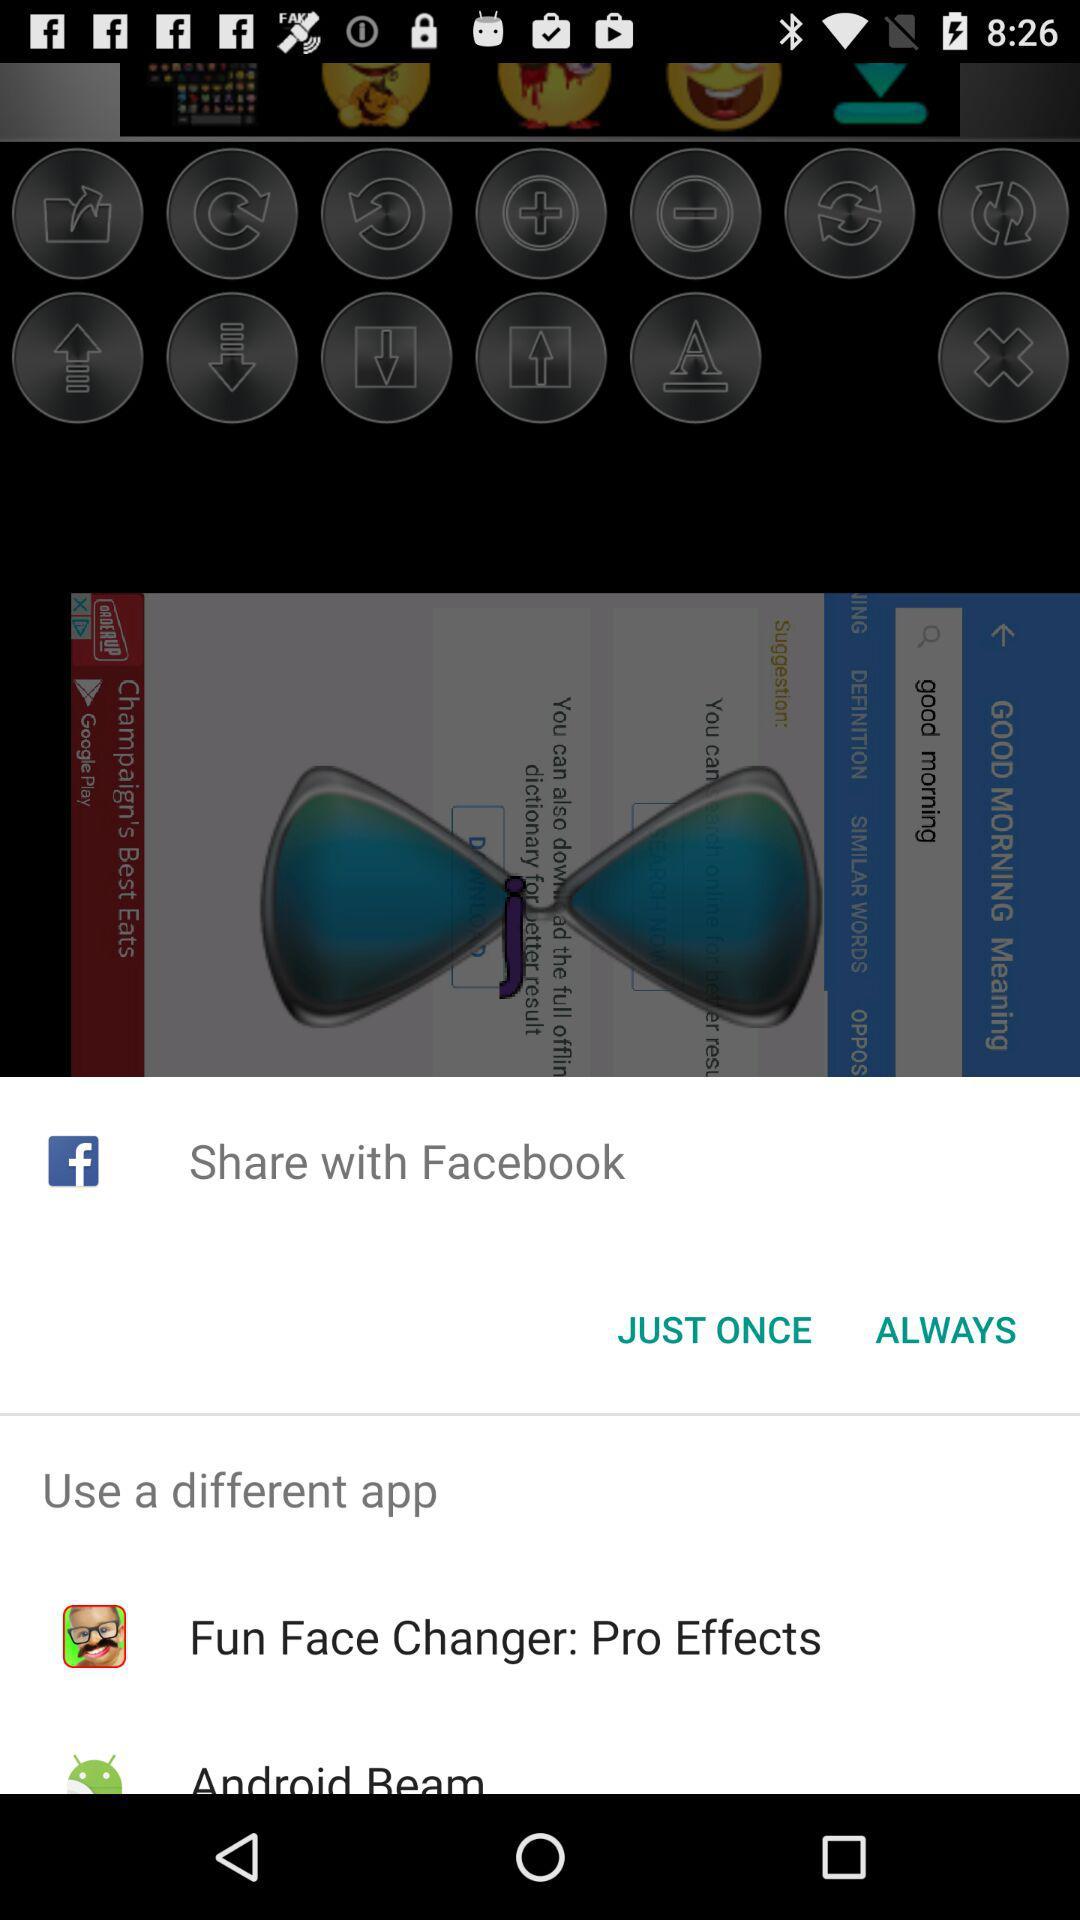 This screenshot has height=1920, width=1080. I want to click on fun face changer icon, so click(504, 1636).